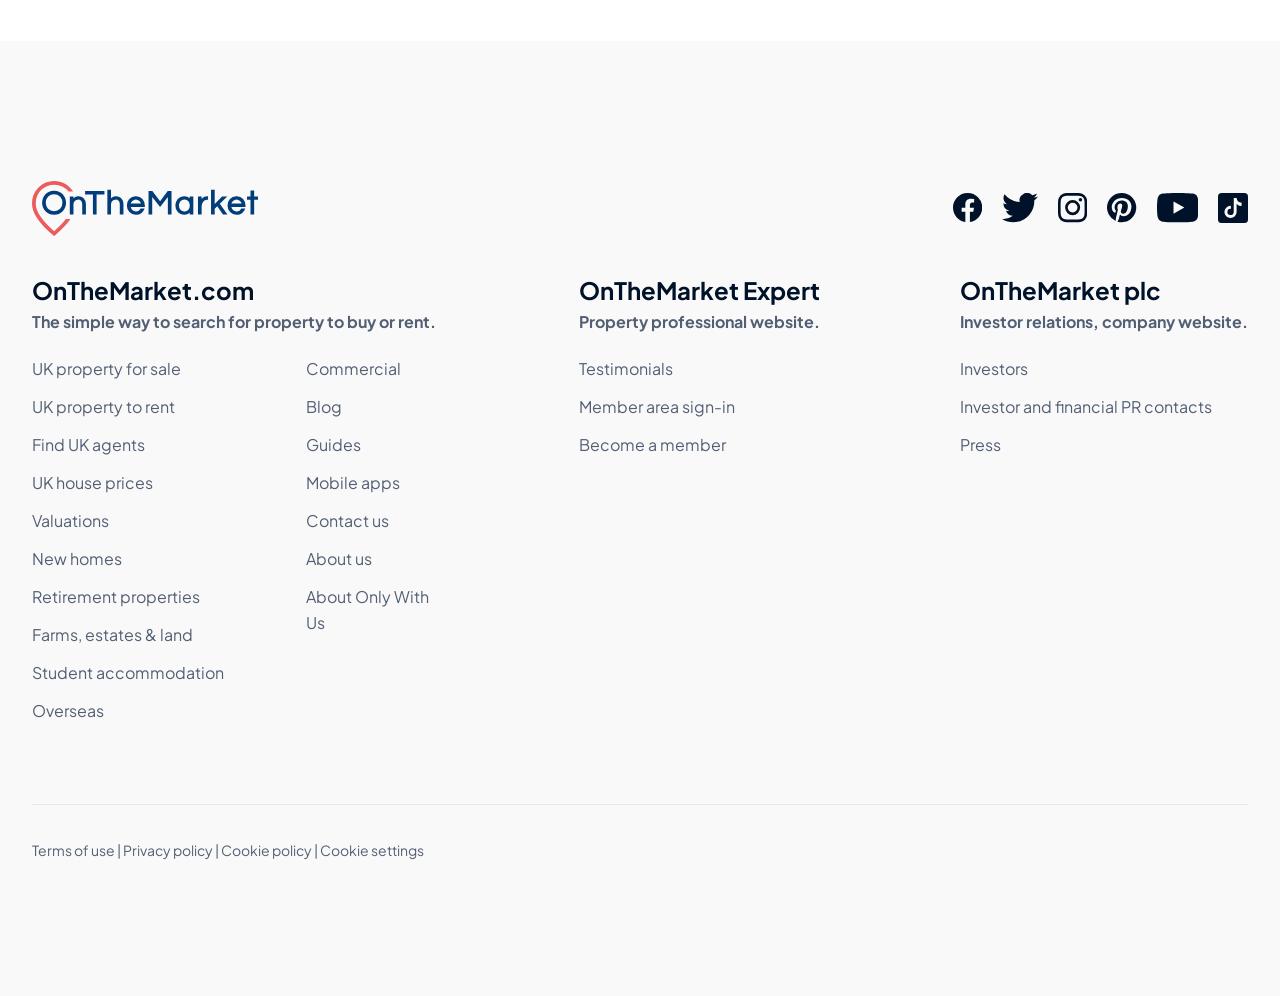 Image resolution: width=1280 pixels, height=996 pixels. I want to click on 'Commercial', so click(304, 368).